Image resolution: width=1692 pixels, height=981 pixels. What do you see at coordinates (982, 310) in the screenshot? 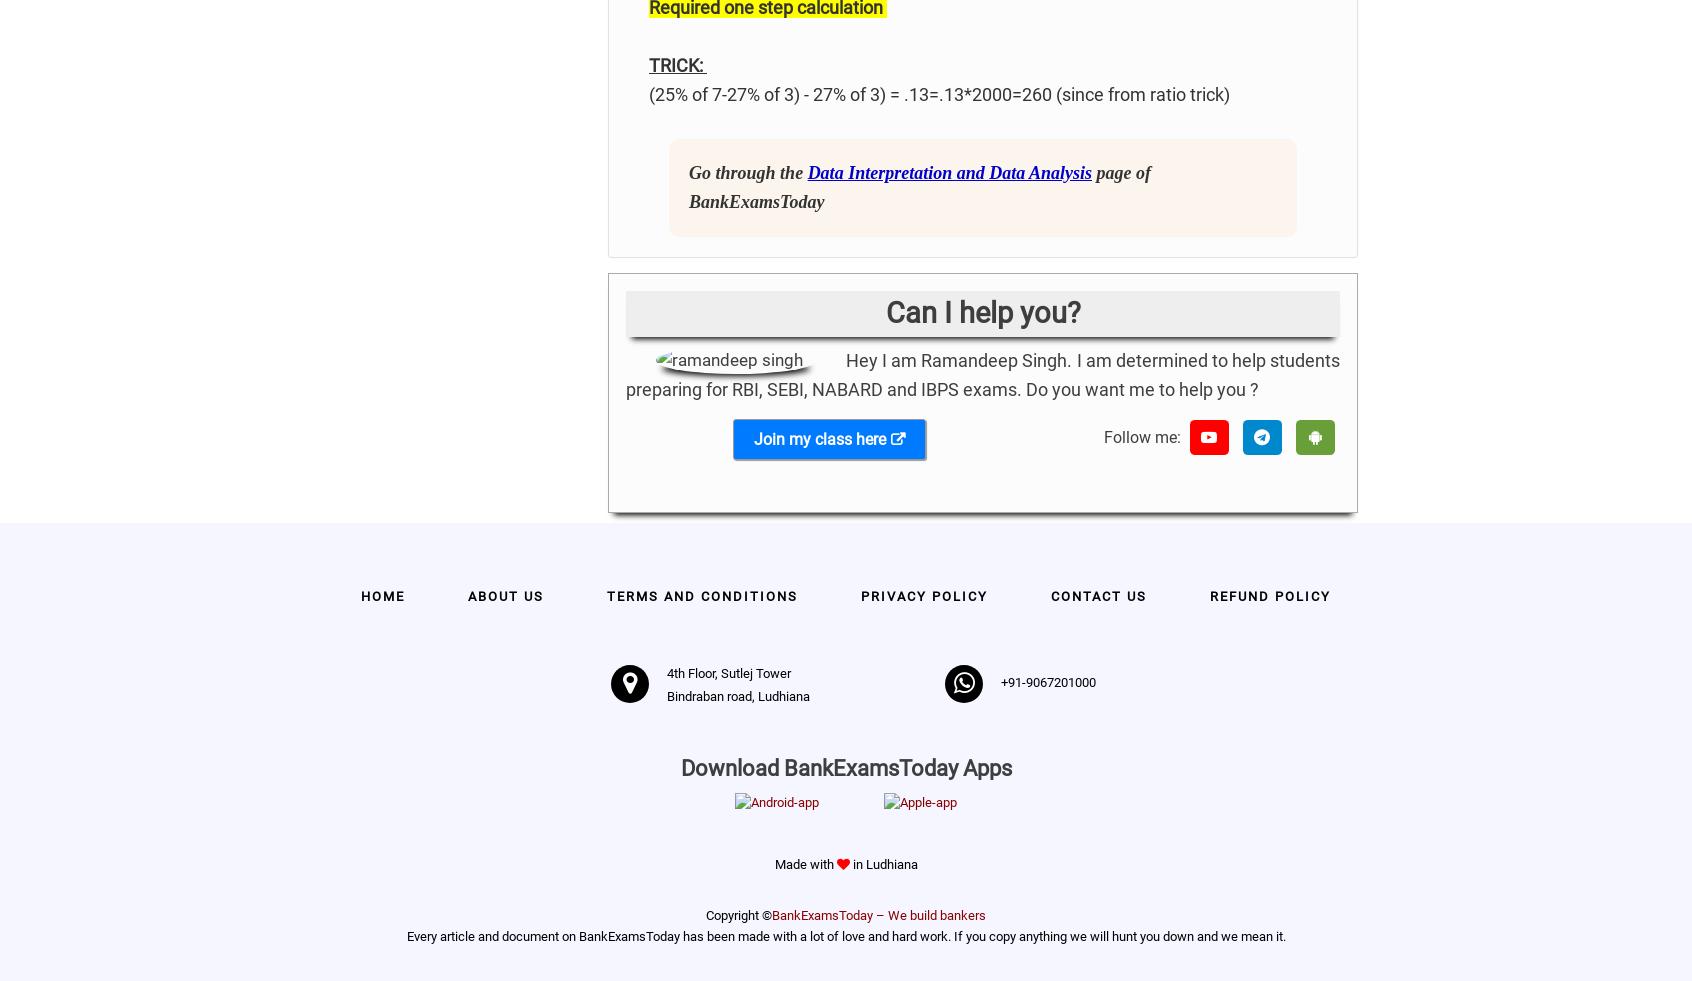
I see `'Can I help you?'` at bounding box center [982, 310].